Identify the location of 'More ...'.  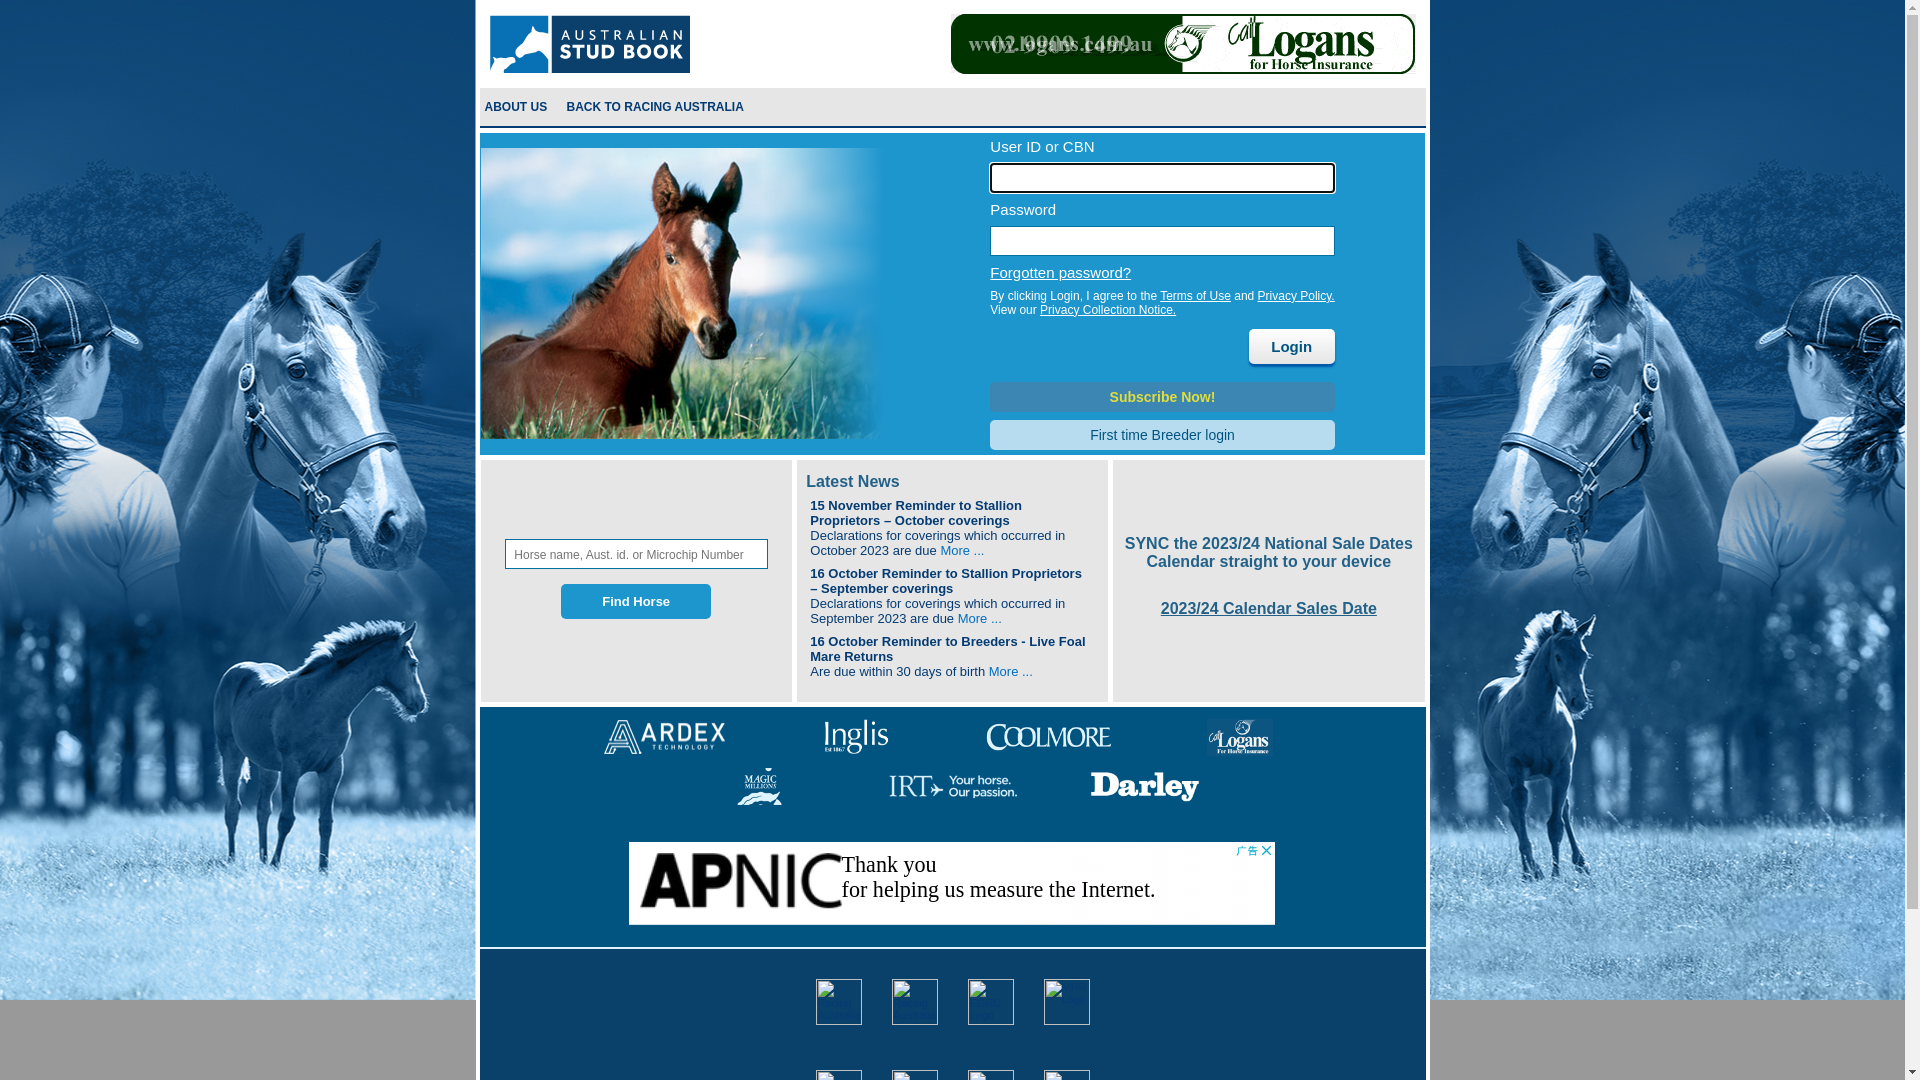
(979, 617).